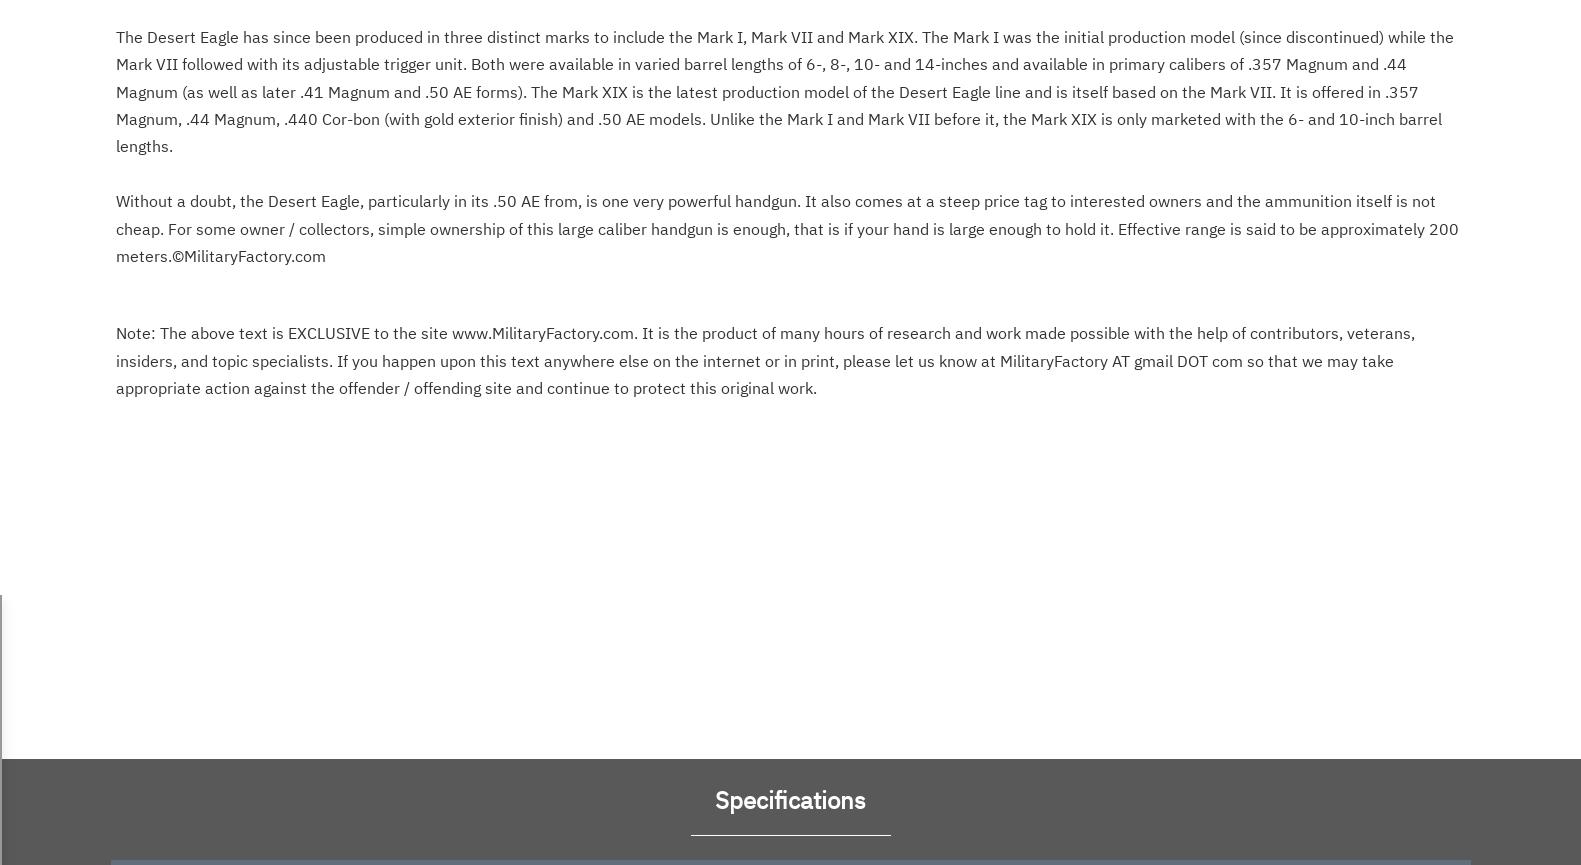  What do you see at coordinates (114, 180) in the screenshot?
I see `'SR71blackbird.org, detailing the history of the world's most iconic spyplane'` at bounding box center [114, 180].